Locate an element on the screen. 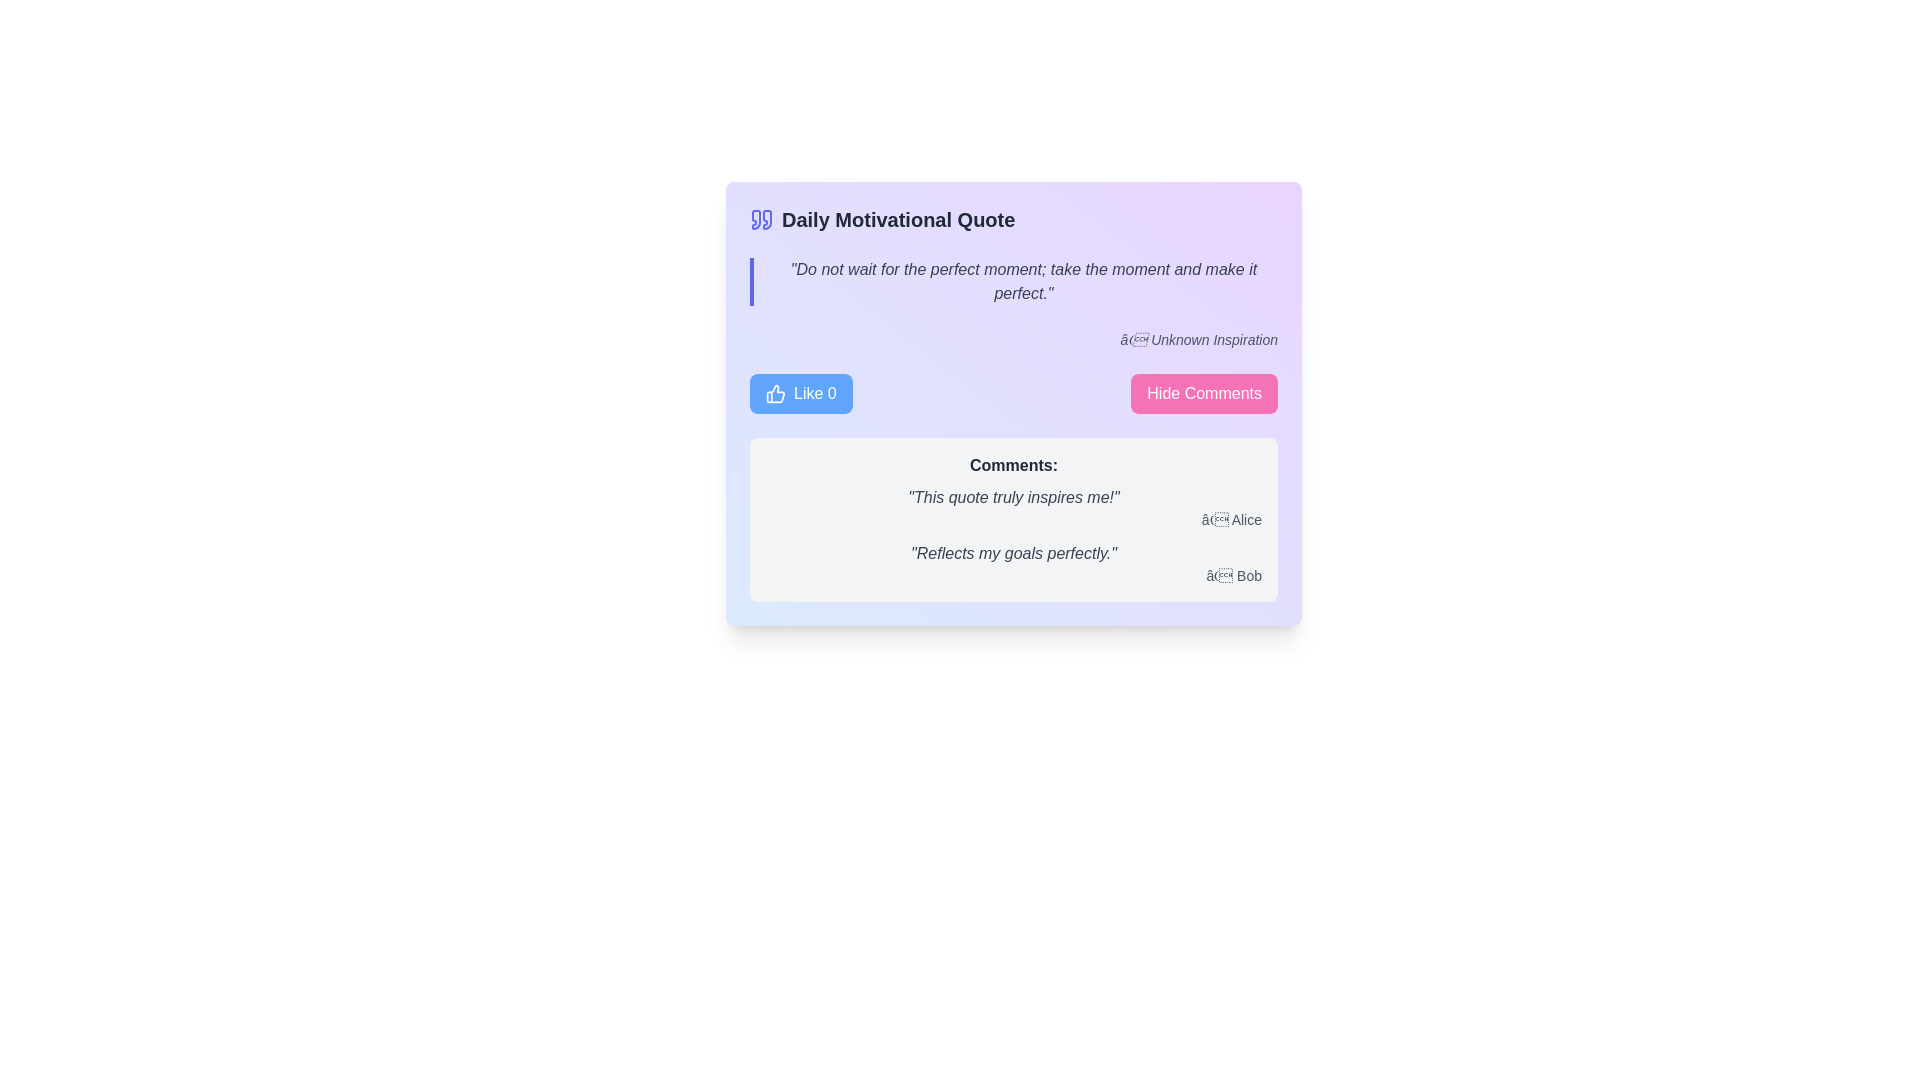 The image size is (1920, 1080). the 'thumbs up' icon representing the 'Like 0' button, which is part of an interactive component in the card layout is located at coordinates (774, 393).